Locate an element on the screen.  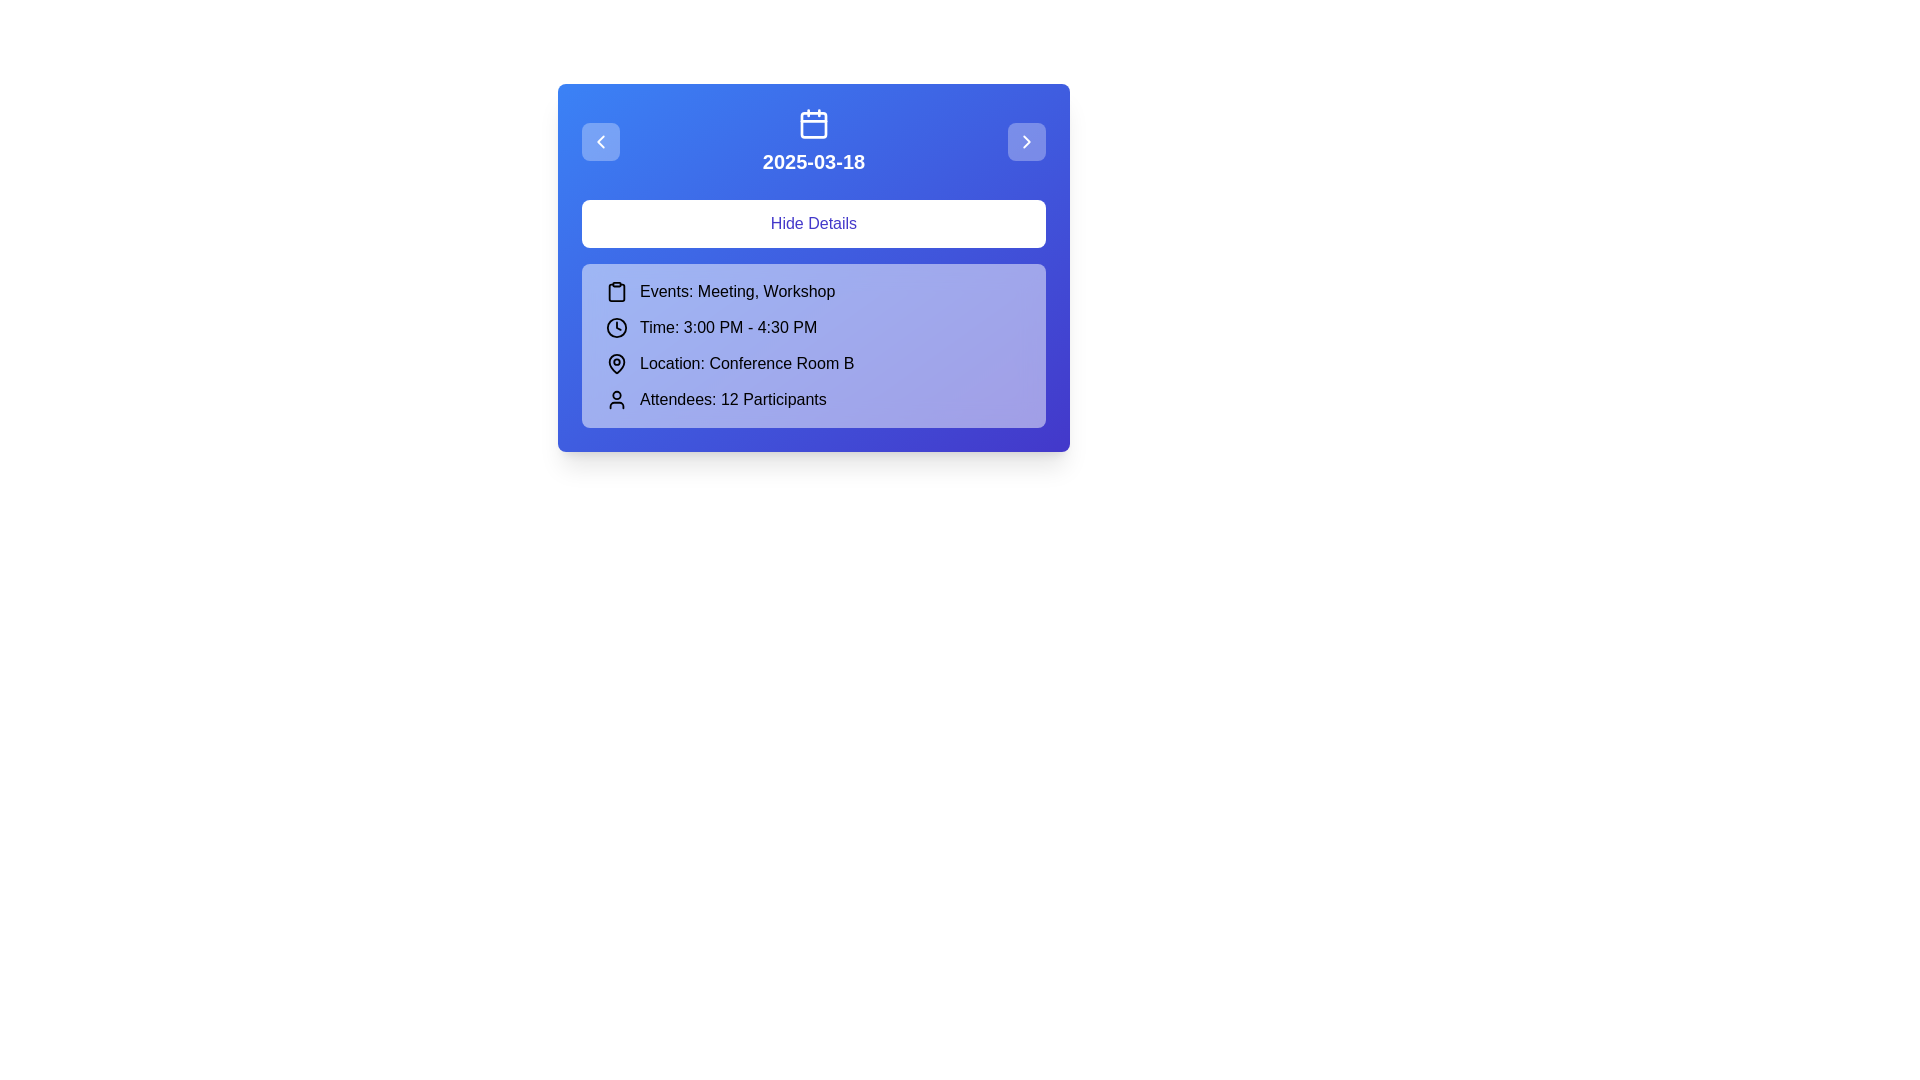
the right-facing chevron icon button located at the upper-right corner of the card is located at coordinates (1027, 141).